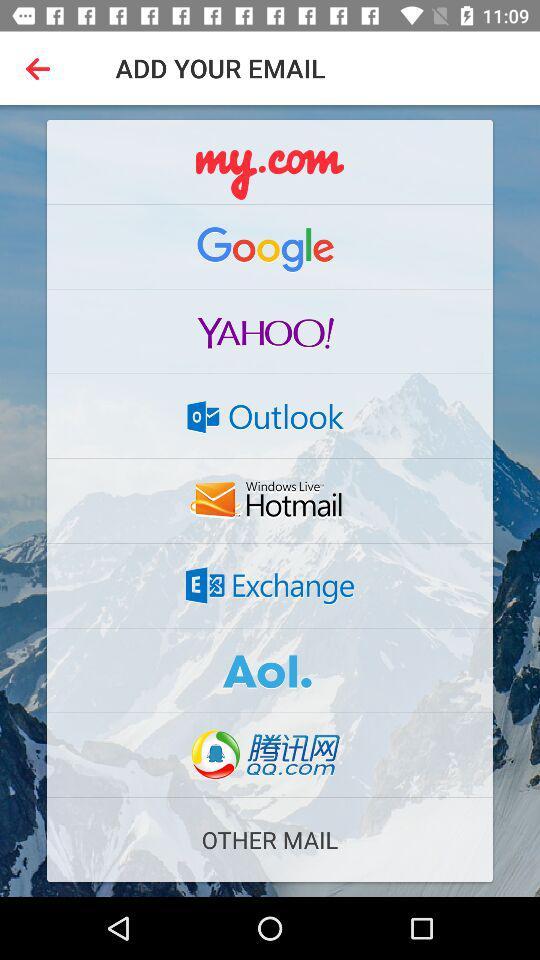  What do you see at coordinates (270, 585) in the screenshot?
I see `exchange` at bounding box center [270, 585].